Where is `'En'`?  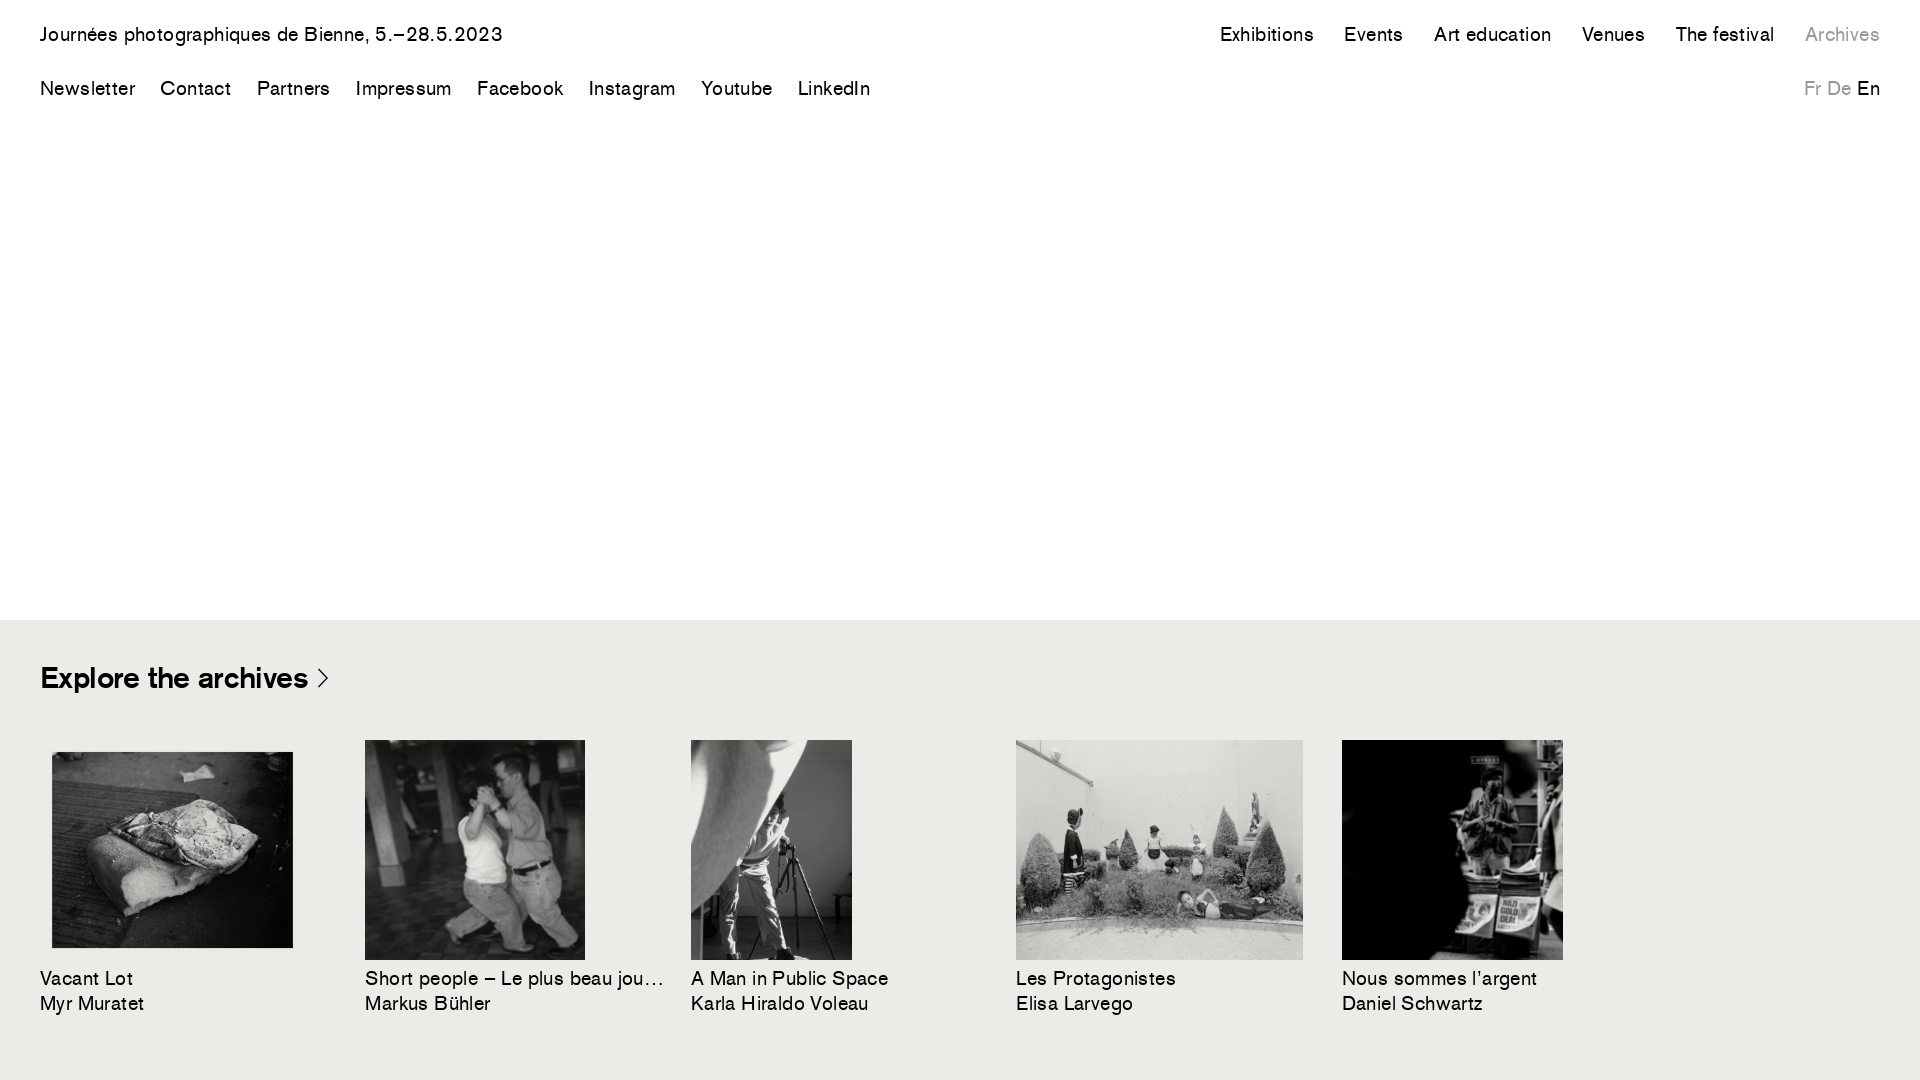
'En' is located at coordinates (1867, 87).